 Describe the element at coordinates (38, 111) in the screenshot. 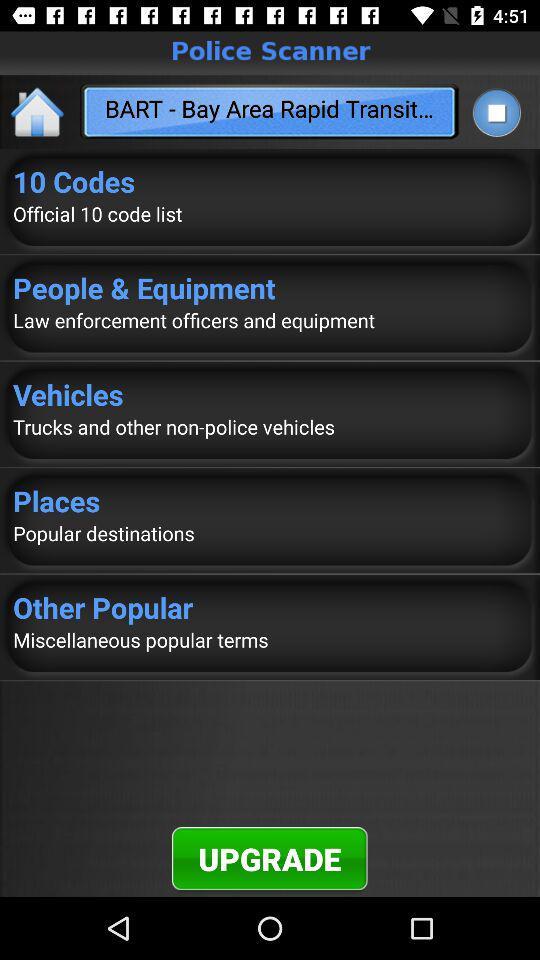

I see `go home` at that location.